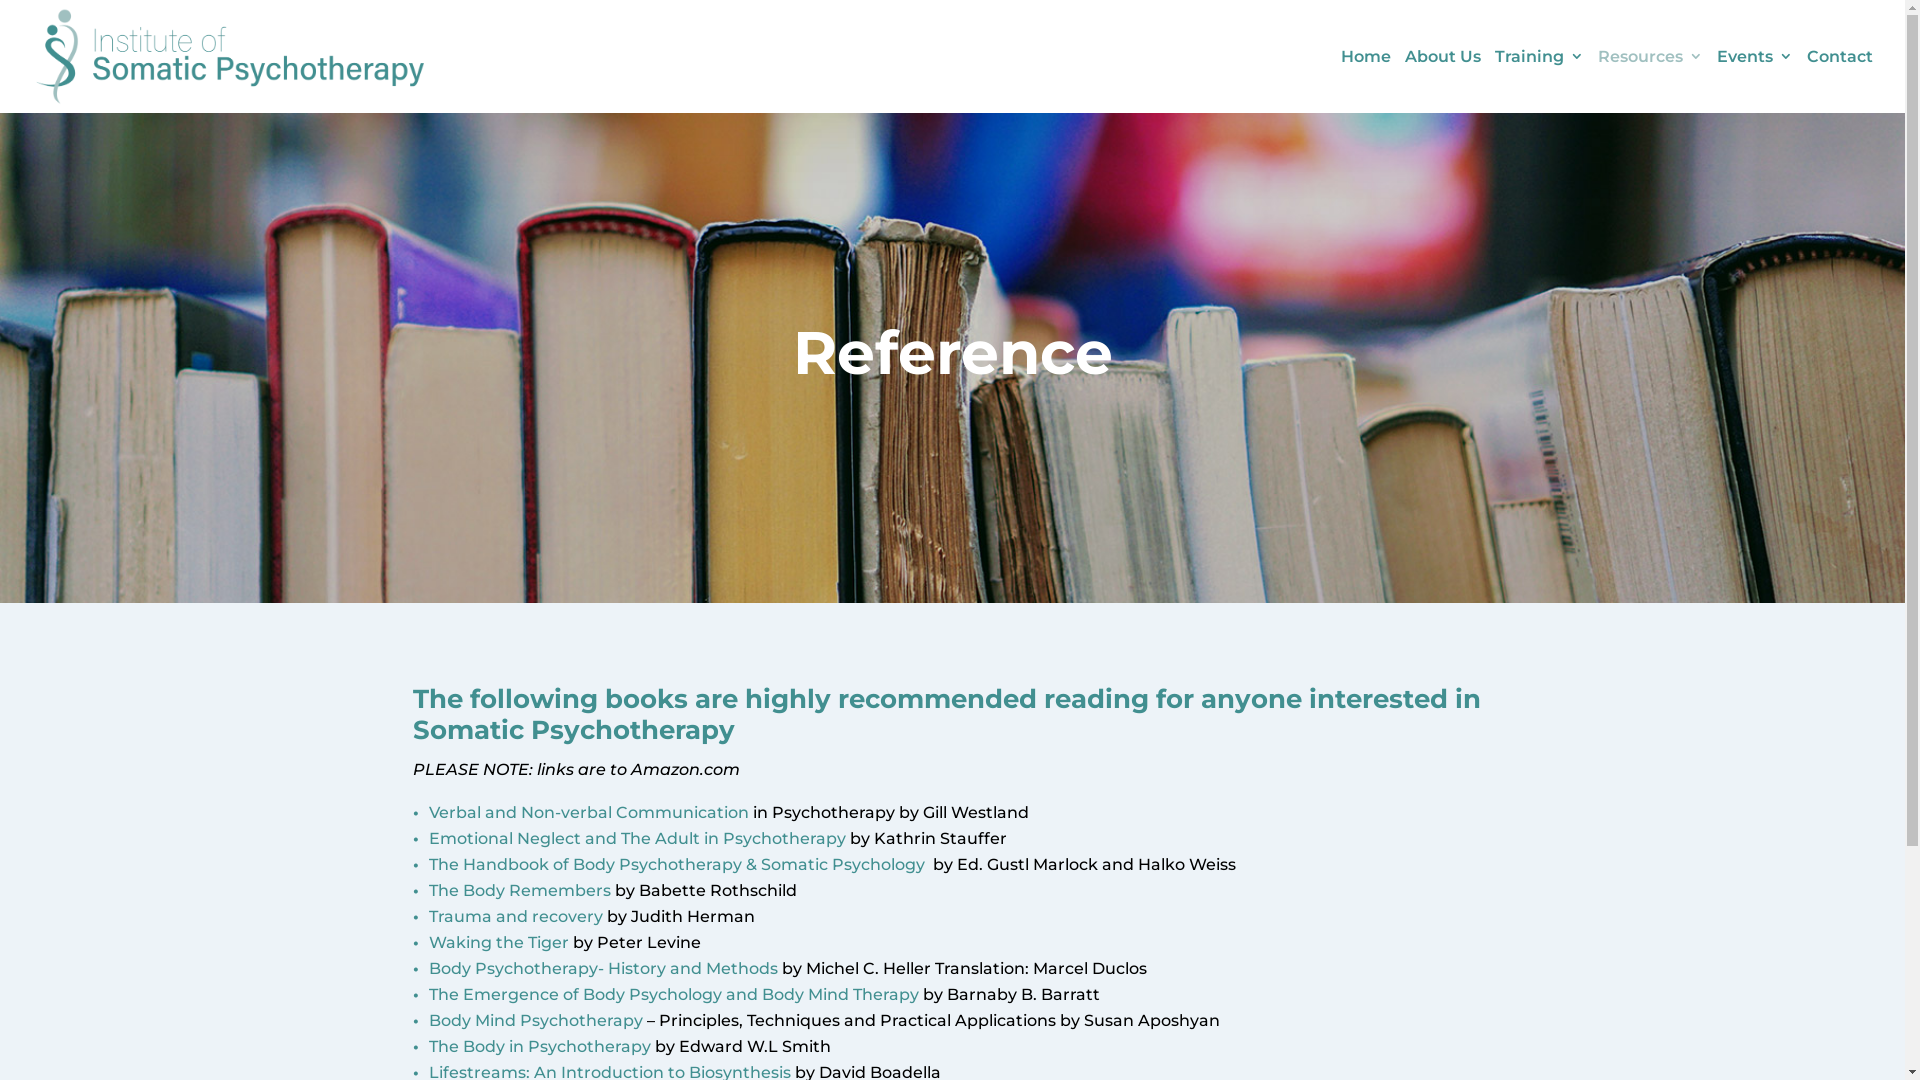 Image resolution: width=1920 pixels, height=1080 pixels. Describe the element at coordinates (1494, 80) in the screenshot. I see `'Training'` at that location.